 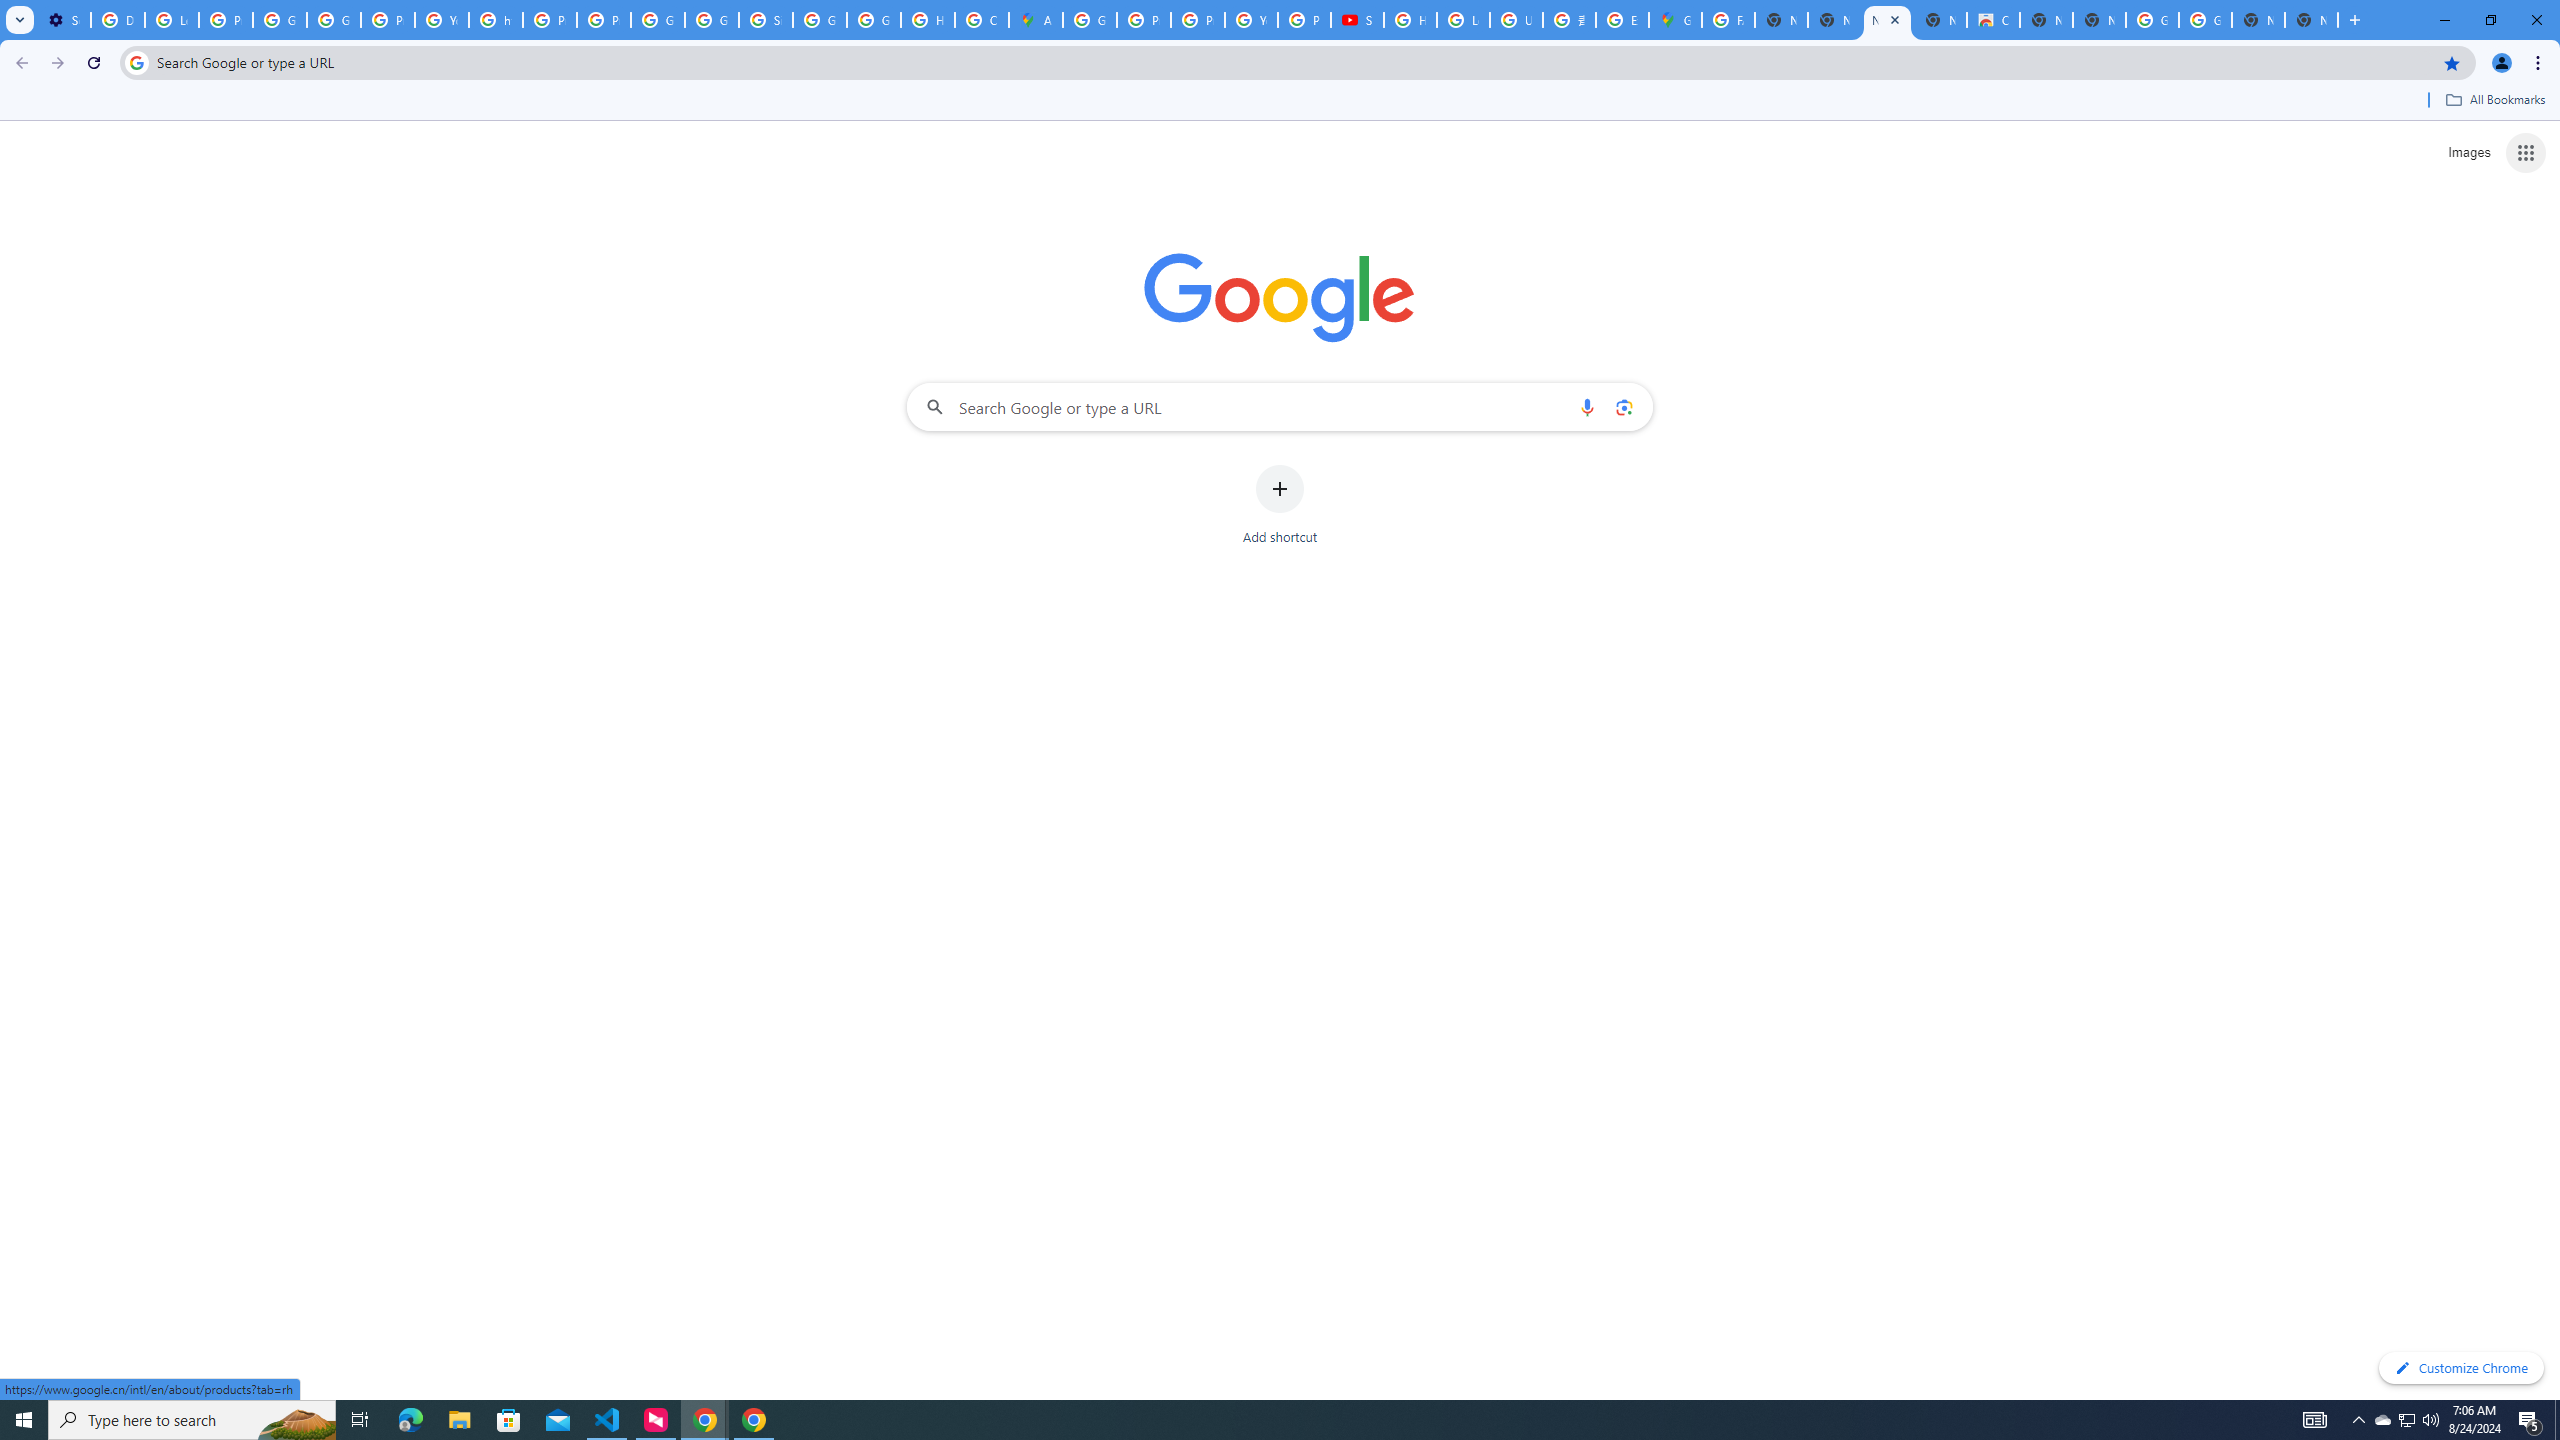 I want to click on 'Privacy Help Center - Policies Help', so click(x=1144, y=19).